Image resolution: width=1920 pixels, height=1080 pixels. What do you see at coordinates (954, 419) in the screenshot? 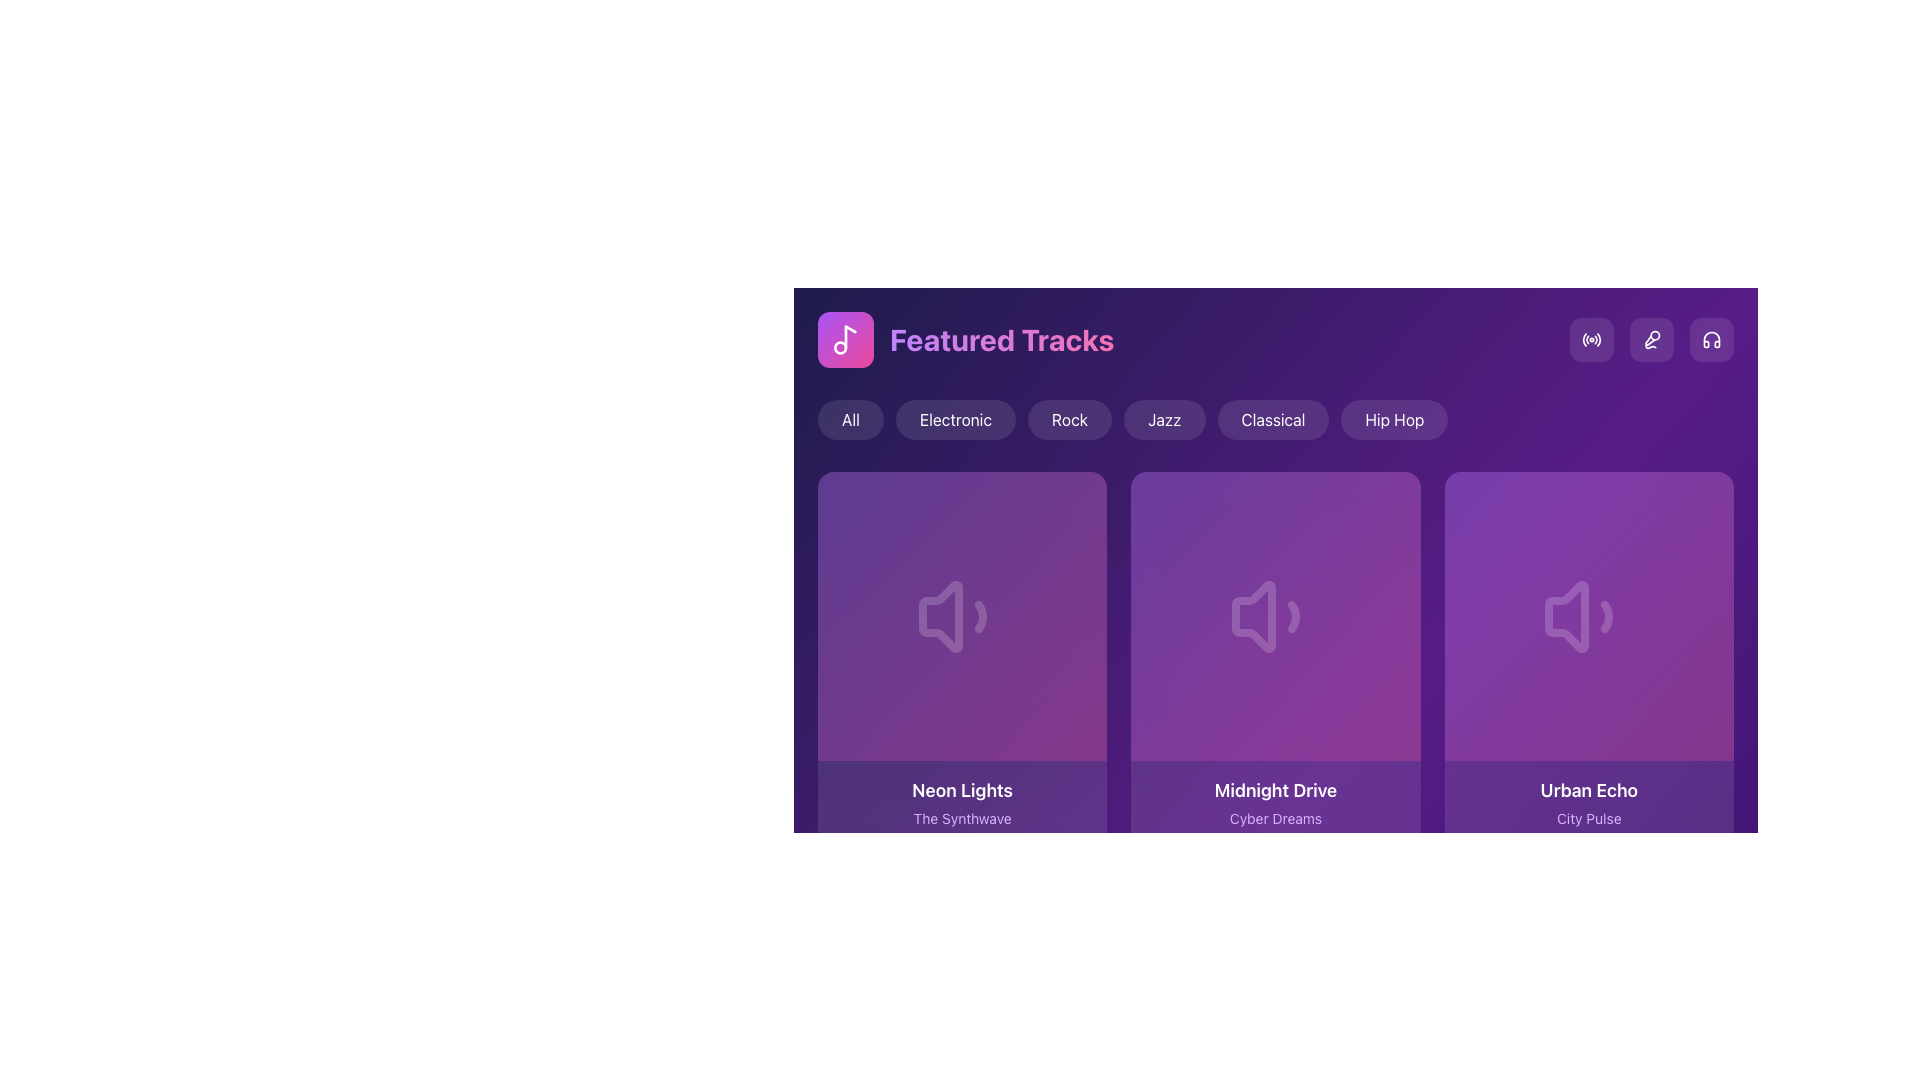
I see `the 'Electronic' button, which is the second button from the left in a horizontally aligned menu` at bounding box center [954, 419].